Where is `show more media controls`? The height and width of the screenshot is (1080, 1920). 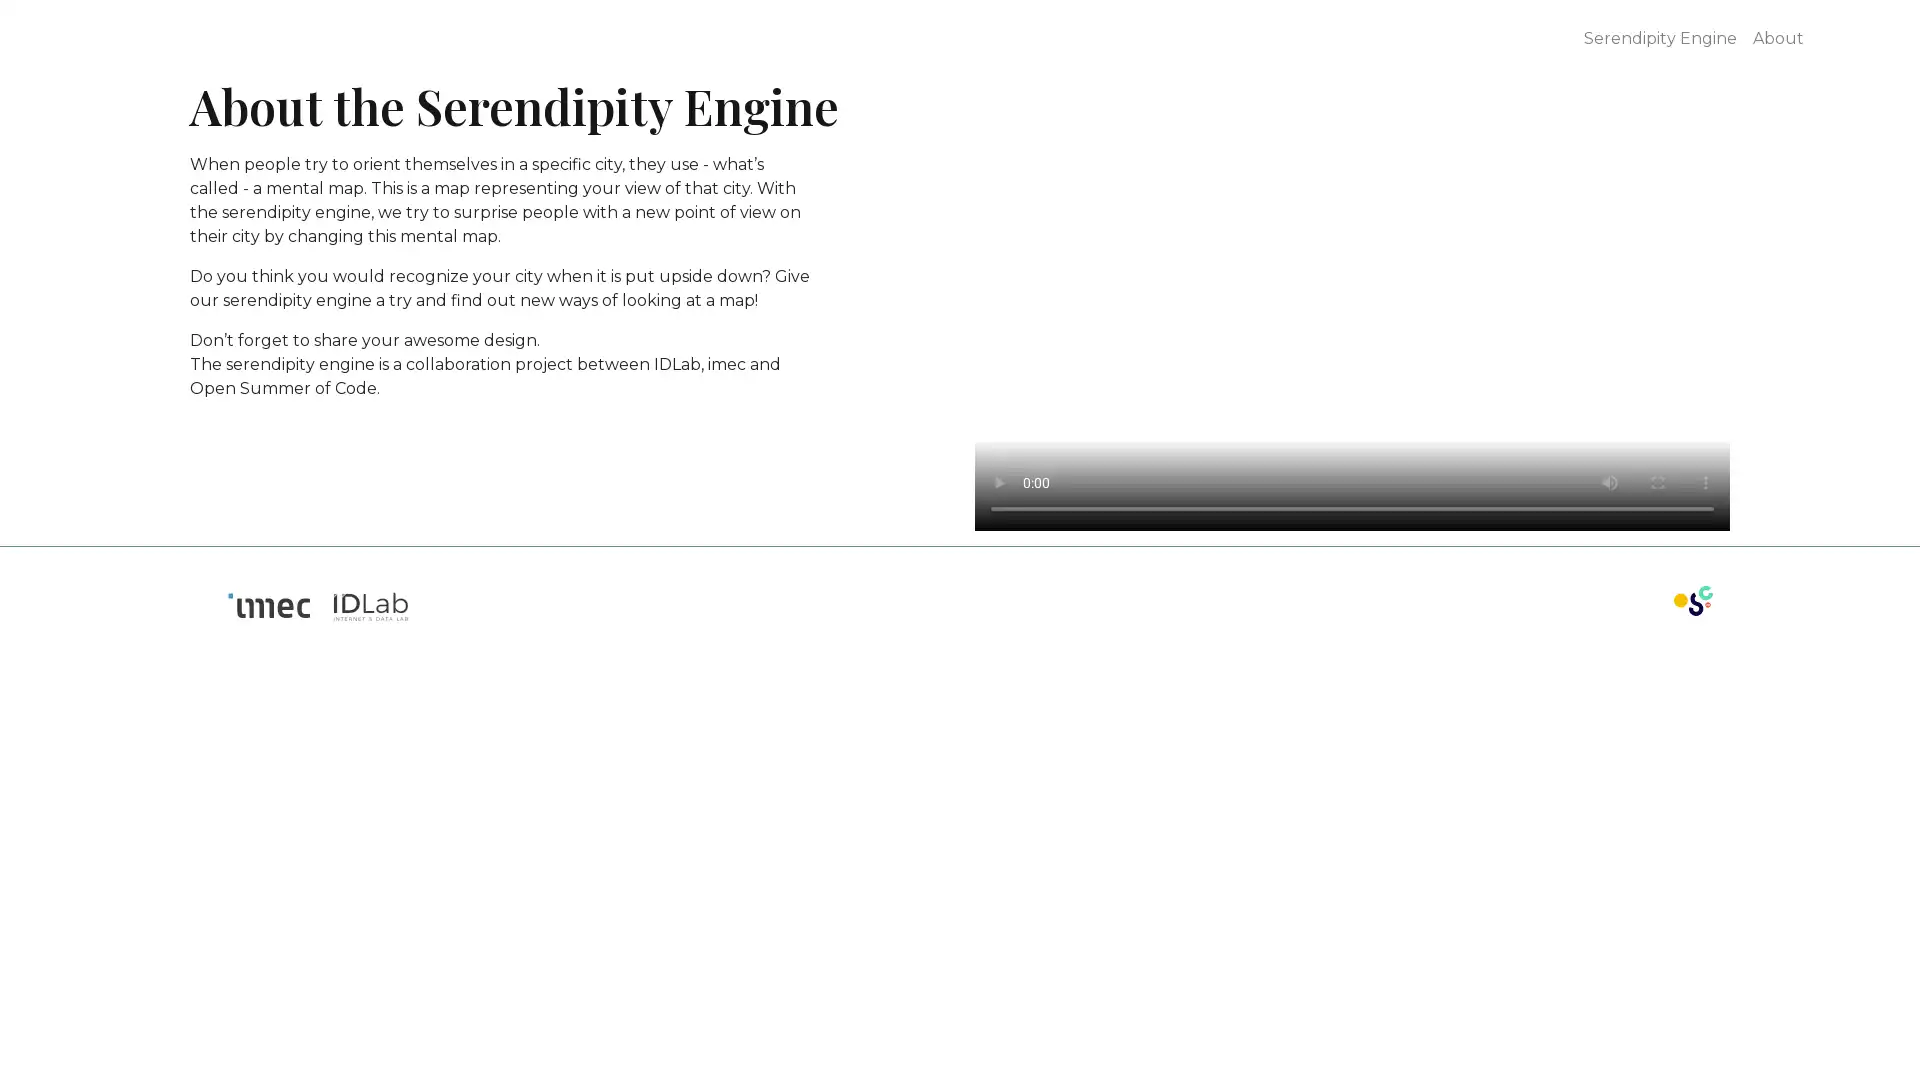 show more media controls is located at coordinates (1704, 482).